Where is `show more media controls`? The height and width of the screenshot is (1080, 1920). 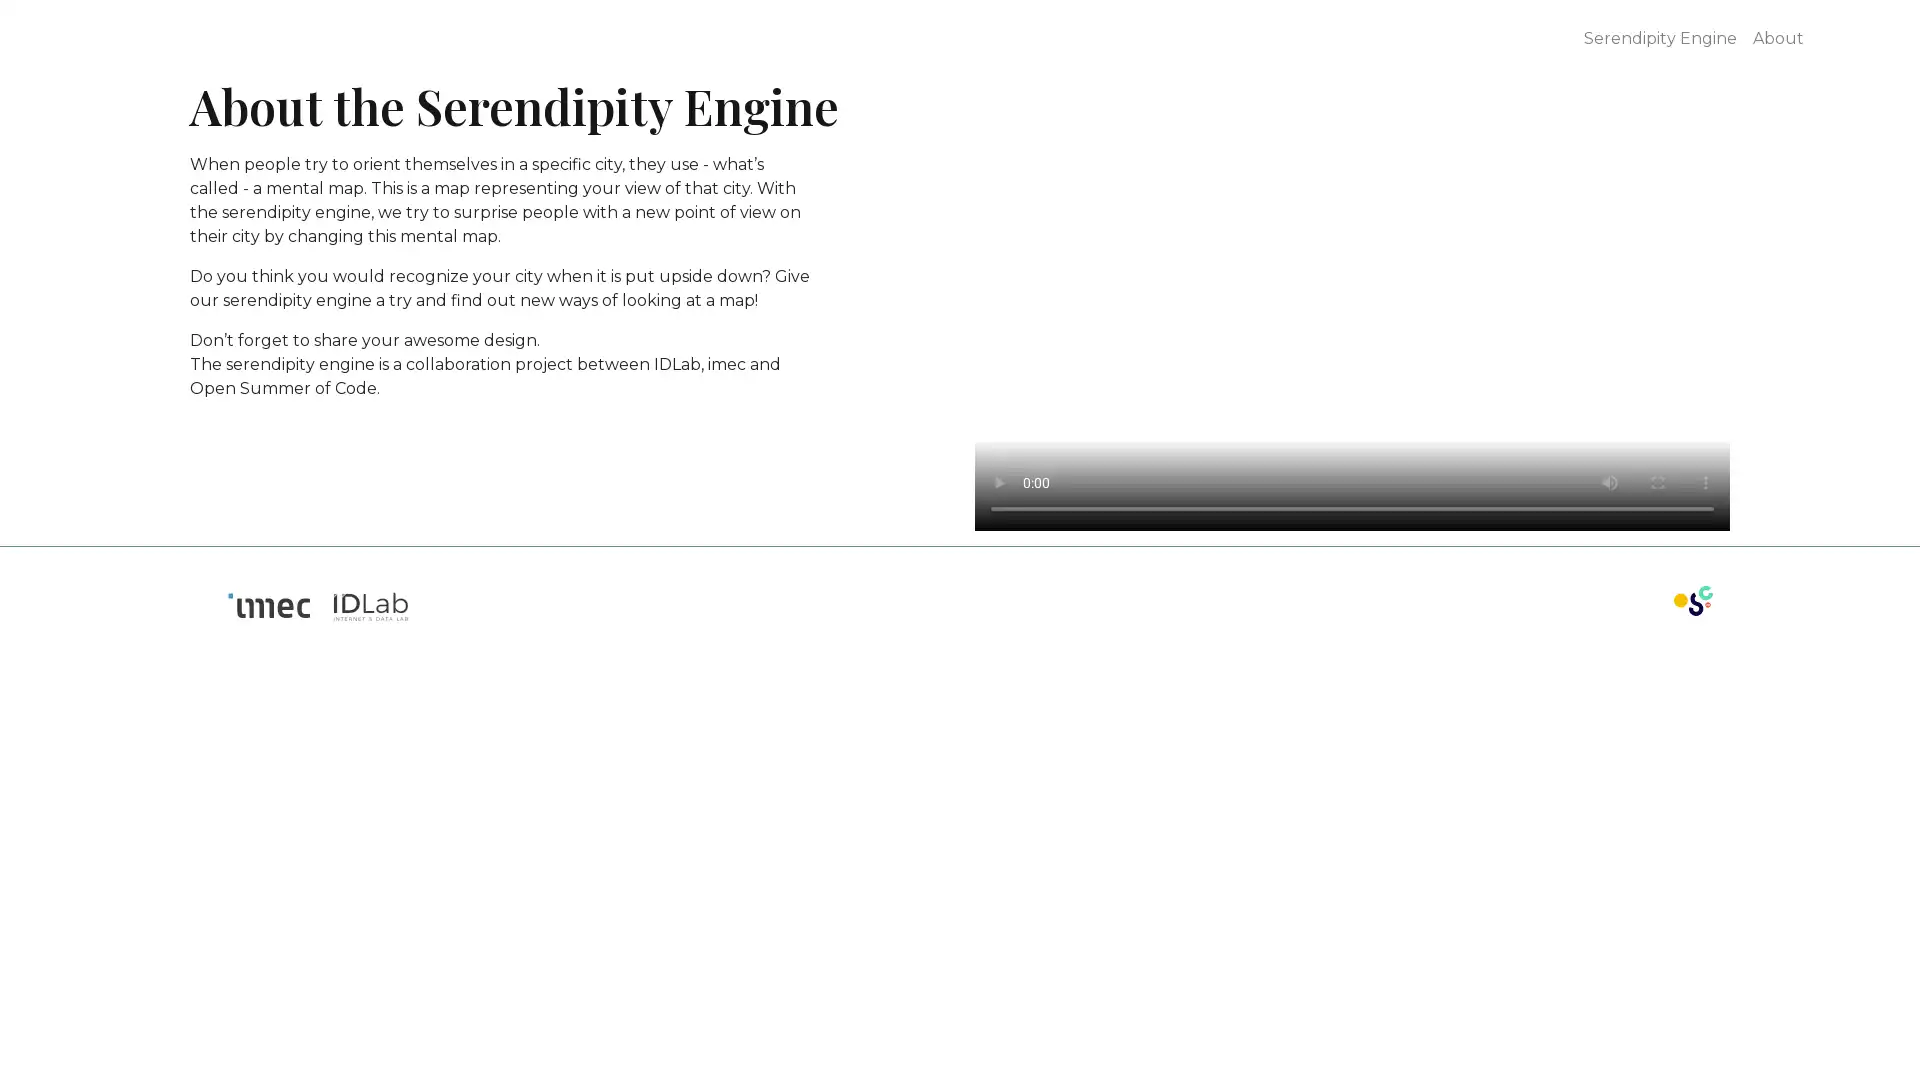 show more media controls is located at coordinates (1704, 482).